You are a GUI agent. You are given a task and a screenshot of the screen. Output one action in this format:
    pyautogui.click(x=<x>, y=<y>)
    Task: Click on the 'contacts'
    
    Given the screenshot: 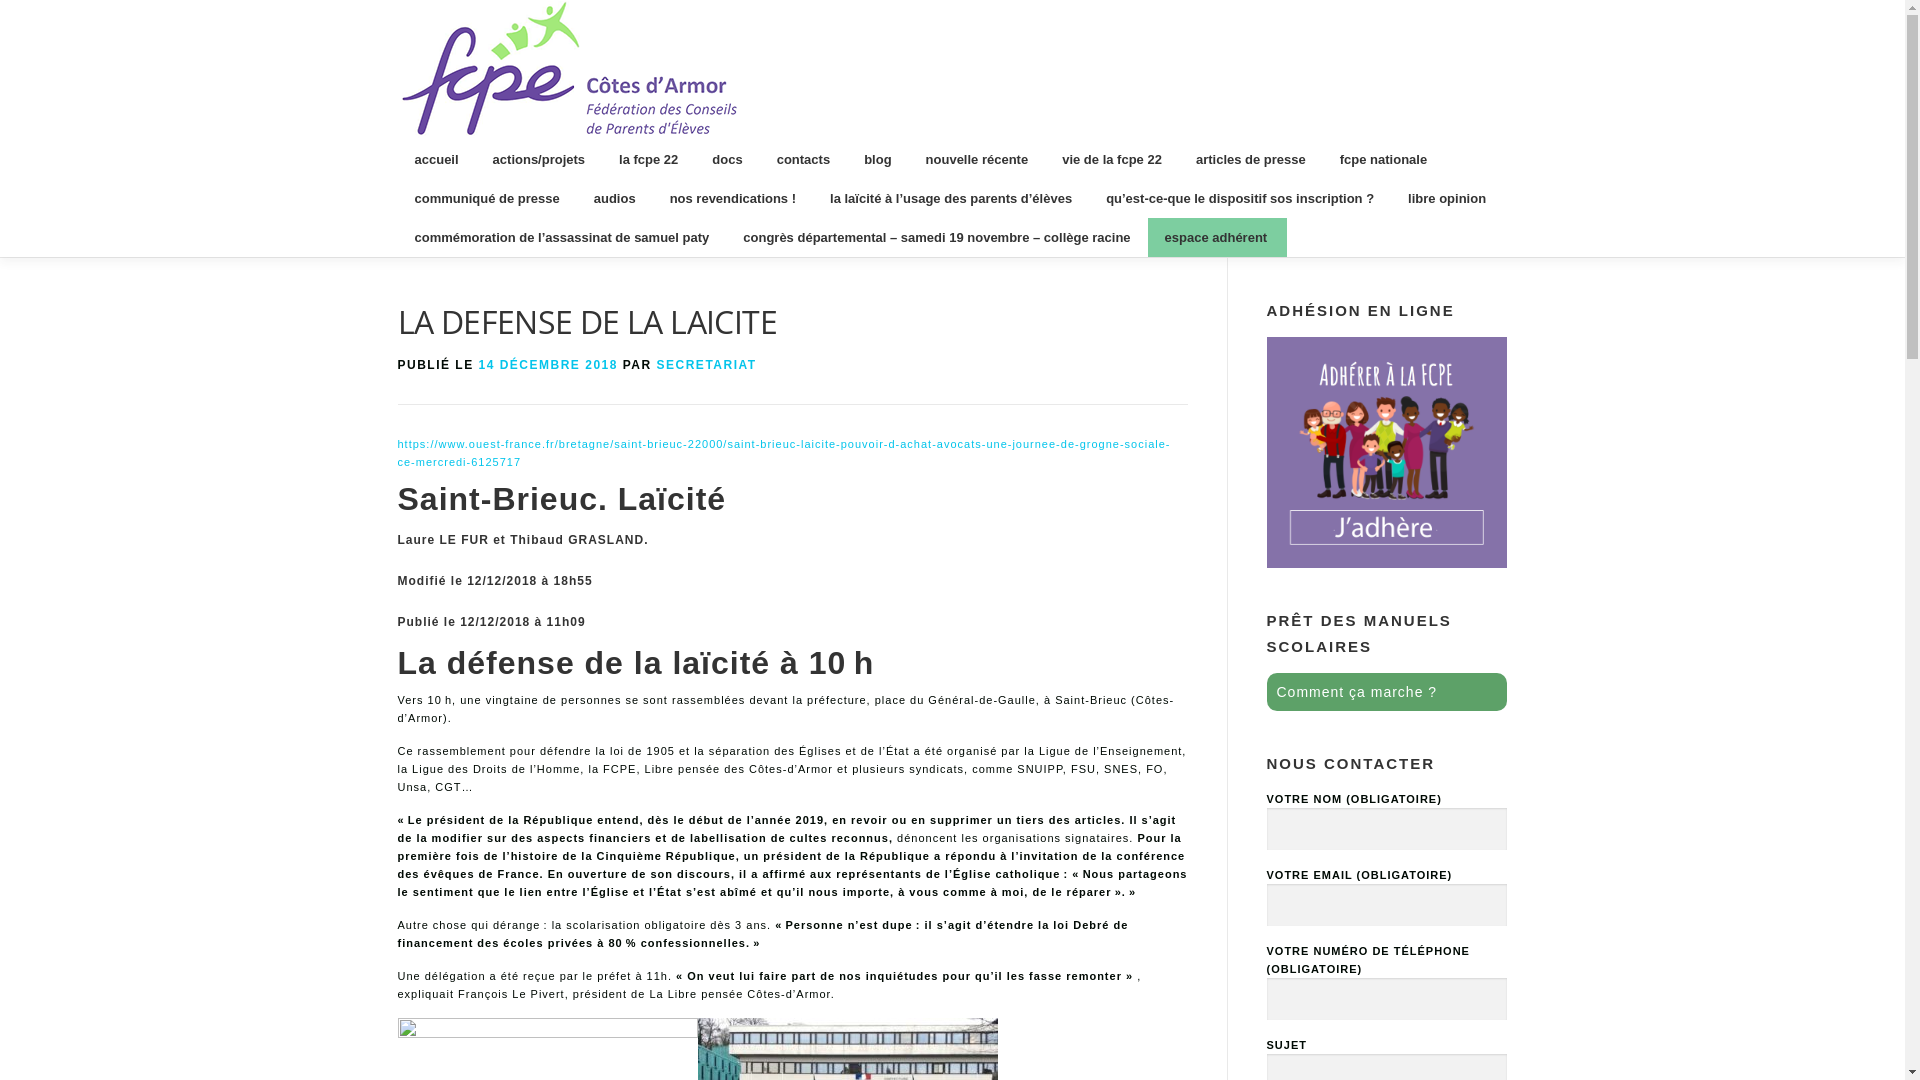 What is the action you would take?
    pyautogui.click(x=803, y=158)
    